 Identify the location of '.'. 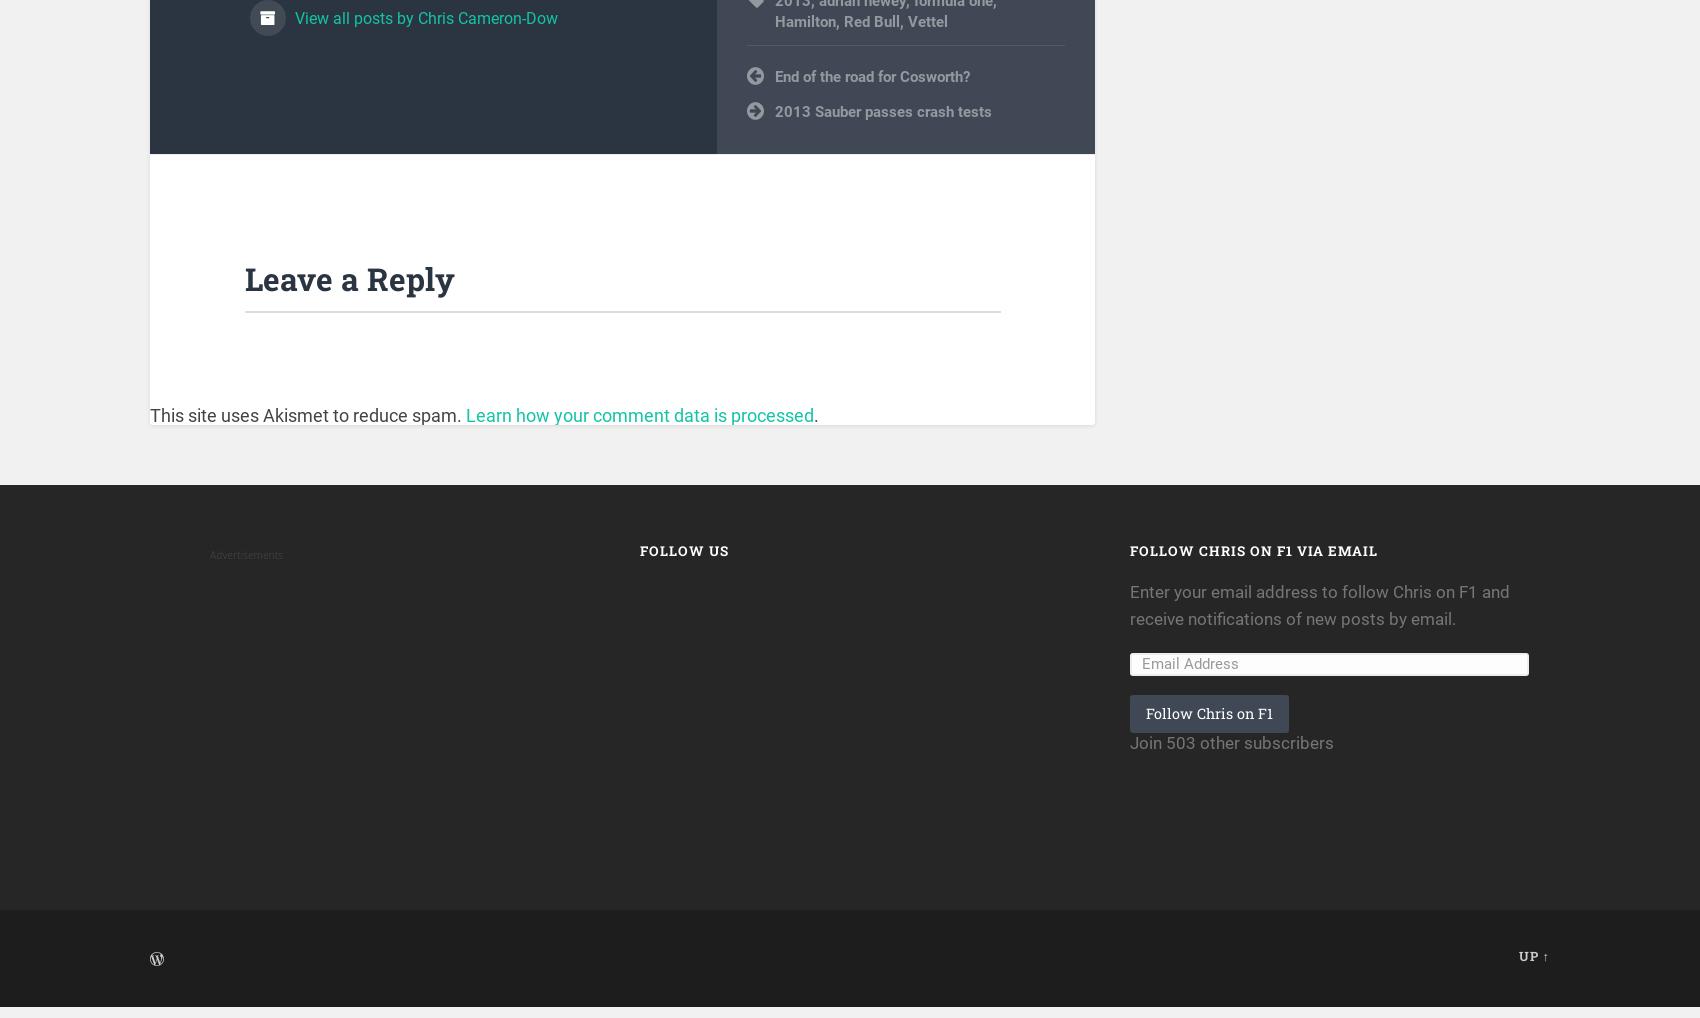
(815, 426).